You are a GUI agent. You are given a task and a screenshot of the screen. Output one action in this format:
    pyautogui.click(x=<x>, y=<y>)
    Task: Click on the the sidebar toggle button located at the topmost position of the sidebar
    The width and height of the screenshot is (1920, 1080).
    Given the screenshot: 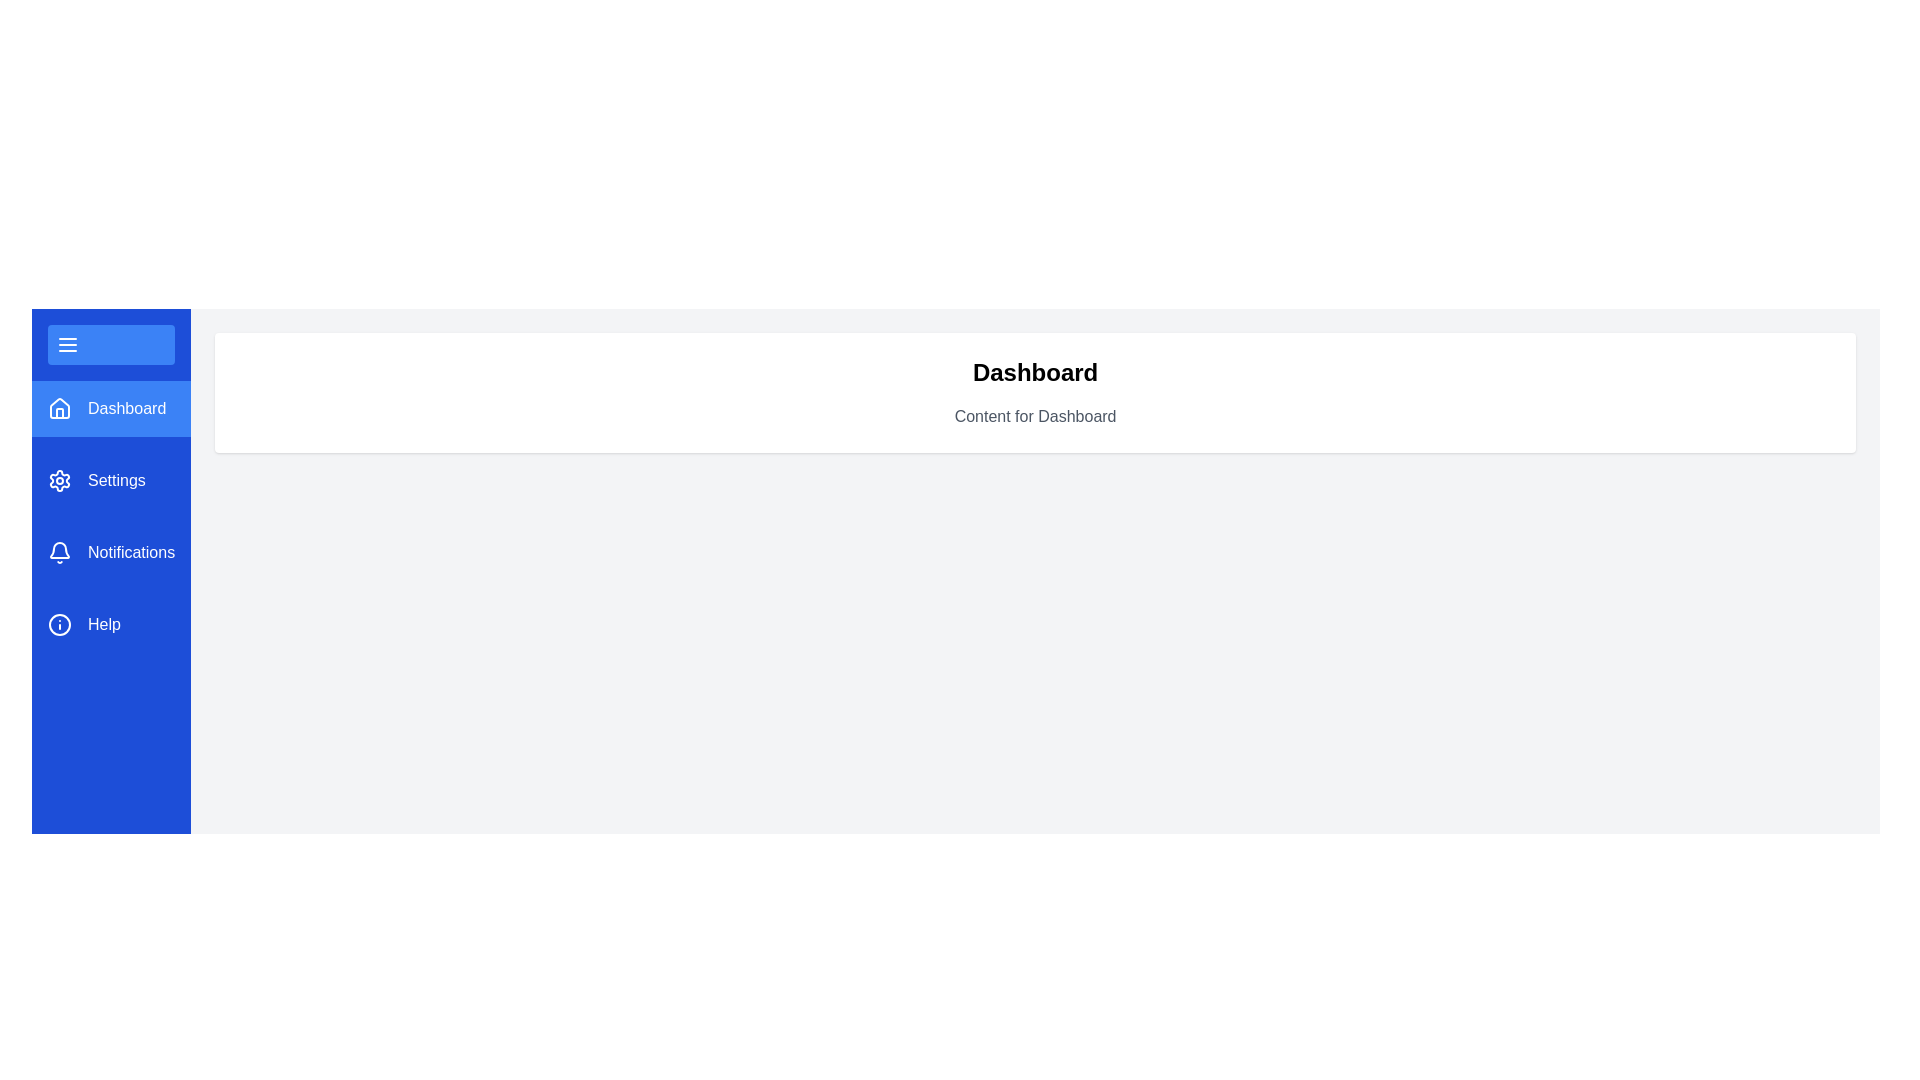 What is the action you would take?
    pyautogui.click(x=110, y=343)
    